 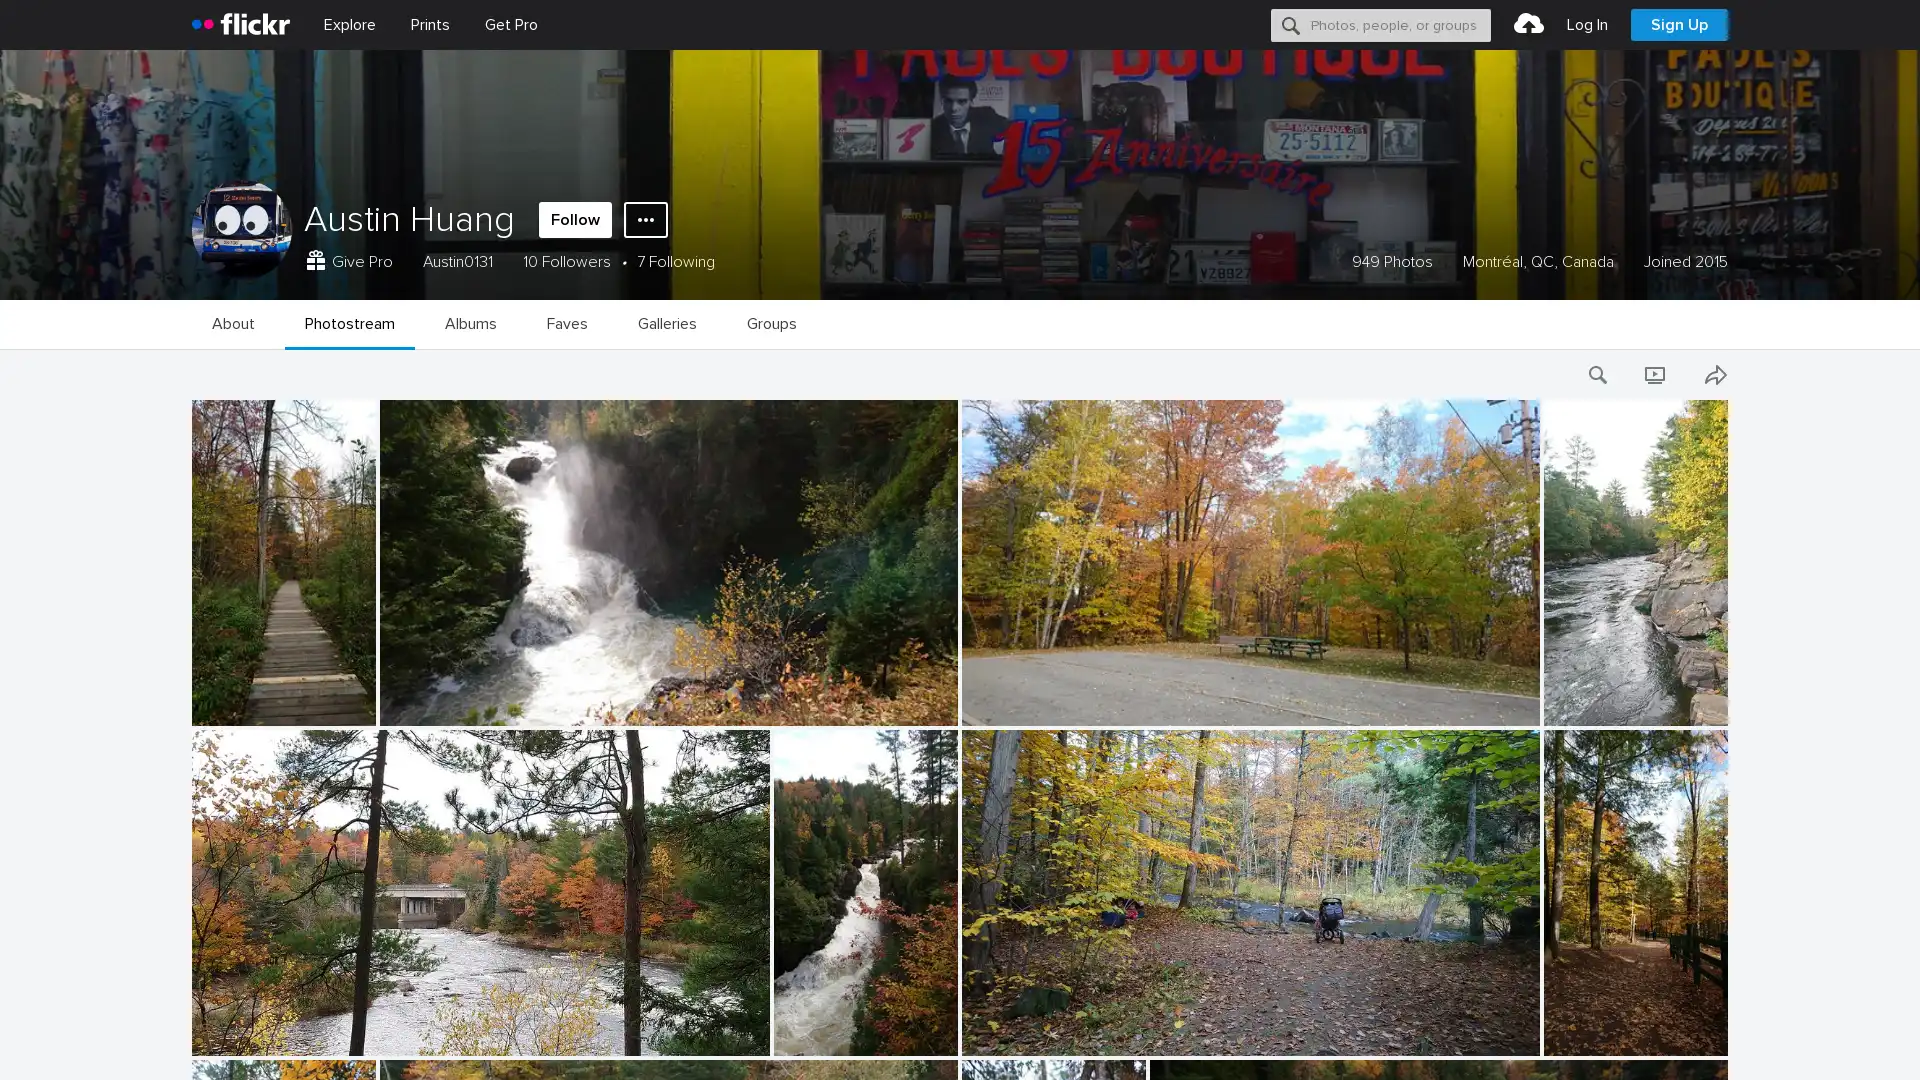 I want to click on Follow, so click(x=574, y=219).